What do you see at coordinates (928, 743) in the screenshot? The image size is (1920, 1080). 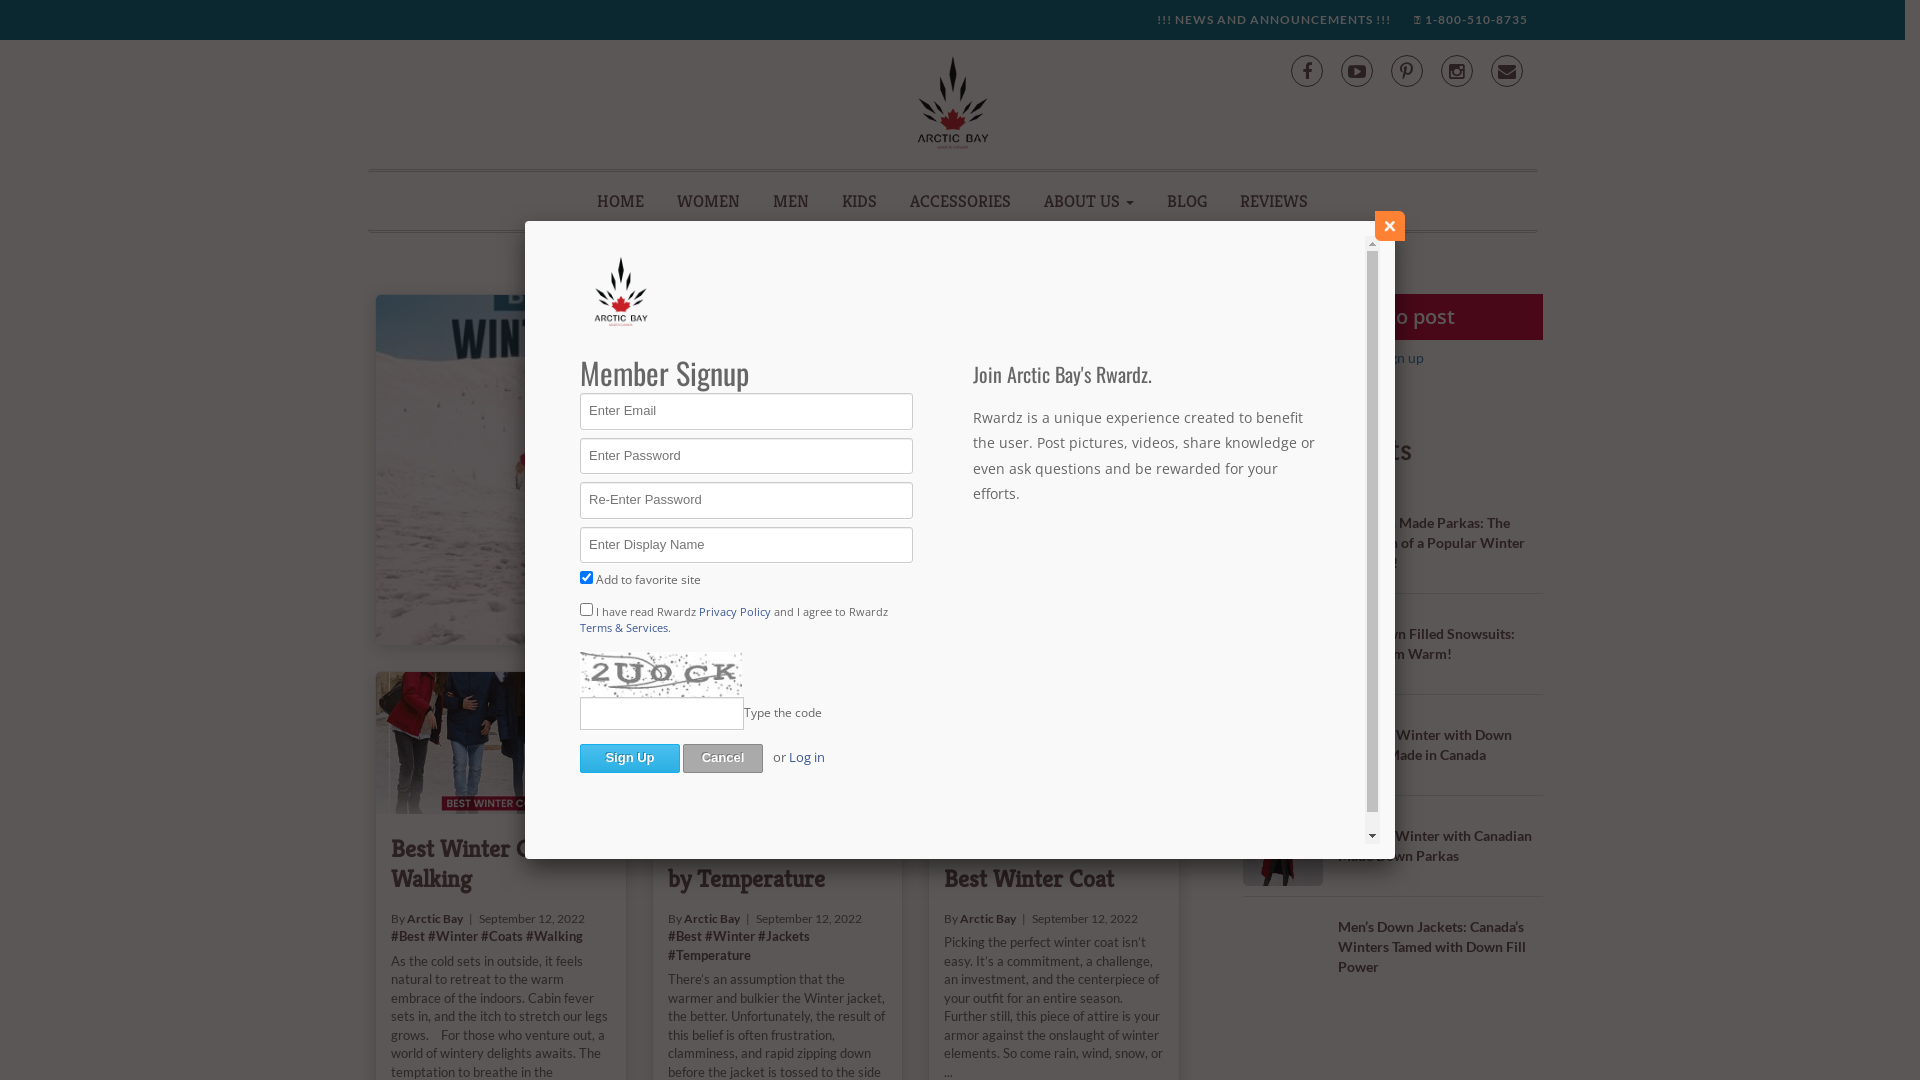 I see `'How to Choose the Best Winter Coat'` at bounding box center [928, 743].